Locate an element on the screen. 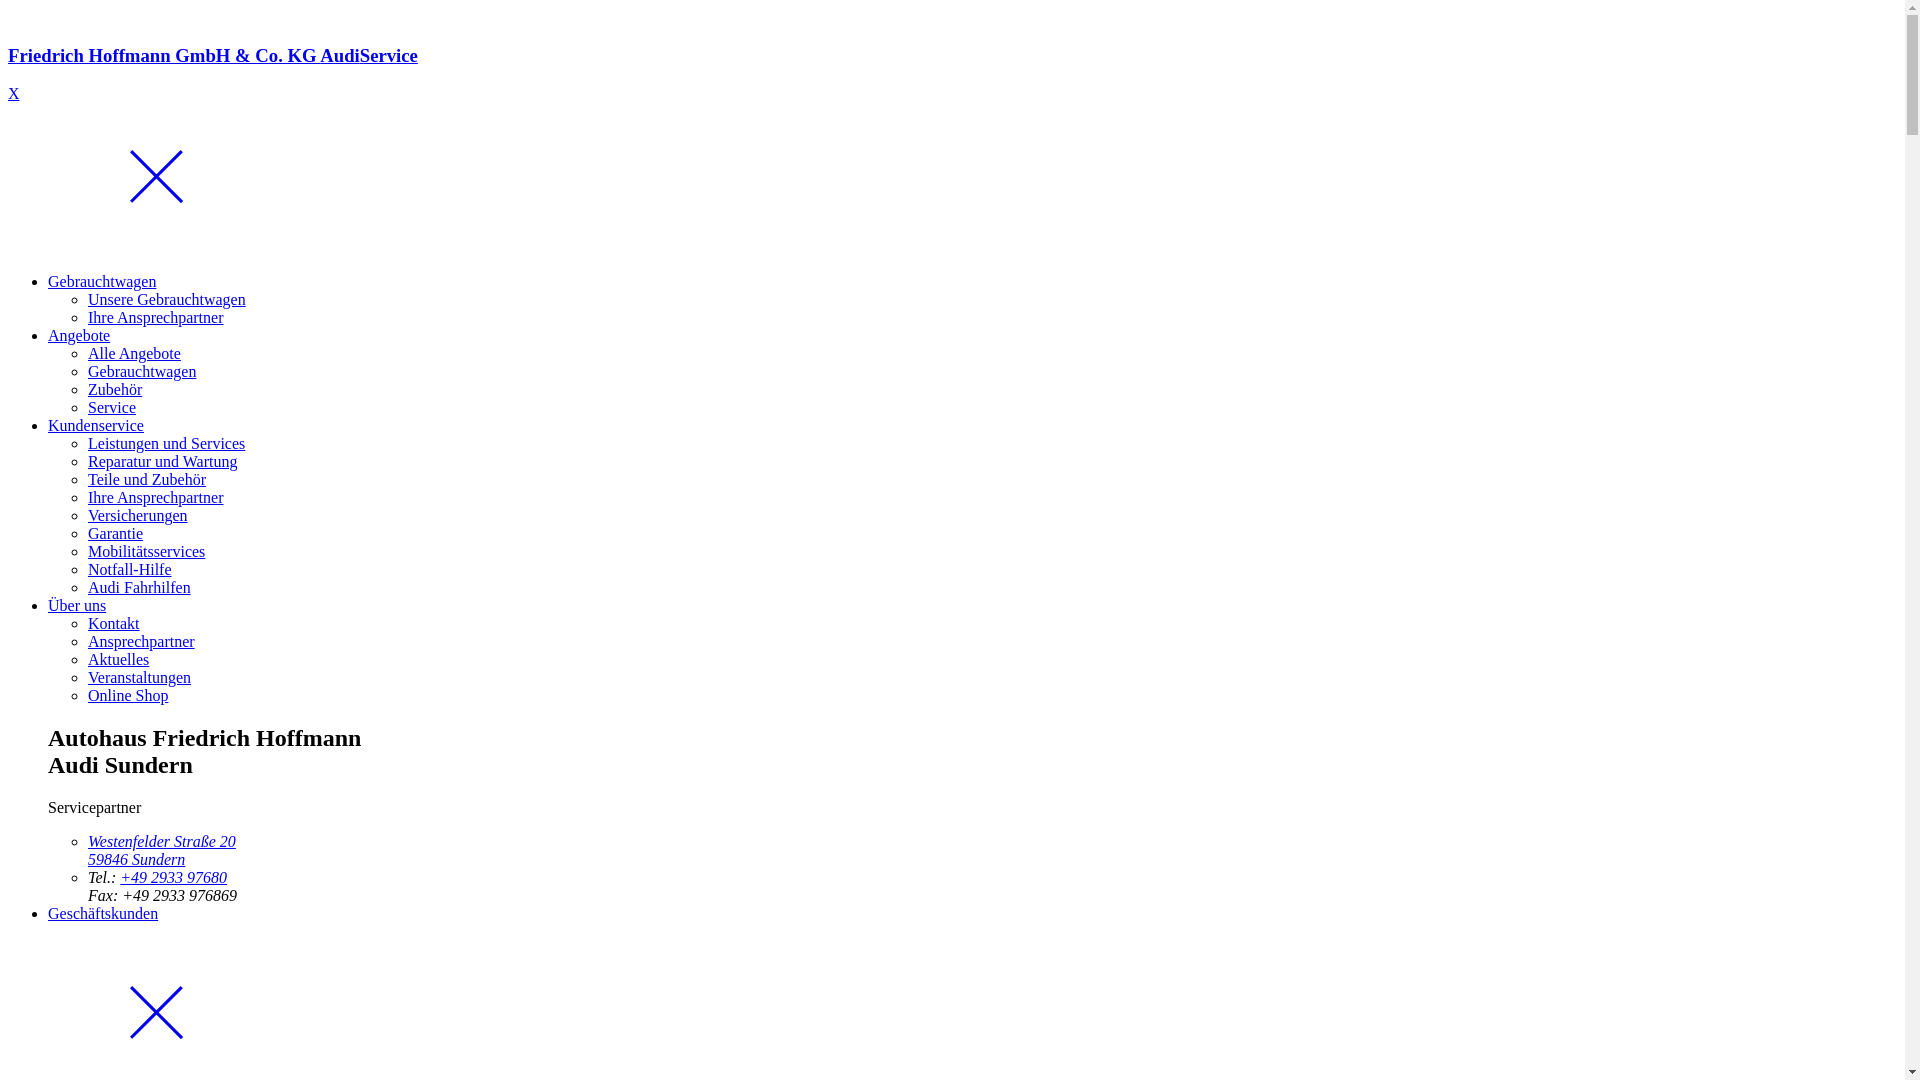 Image resolution: width=1920 pixels, height=1080 pixels. 'Unsere Gebrauchtwagen' is located at coordinates (167, 299).